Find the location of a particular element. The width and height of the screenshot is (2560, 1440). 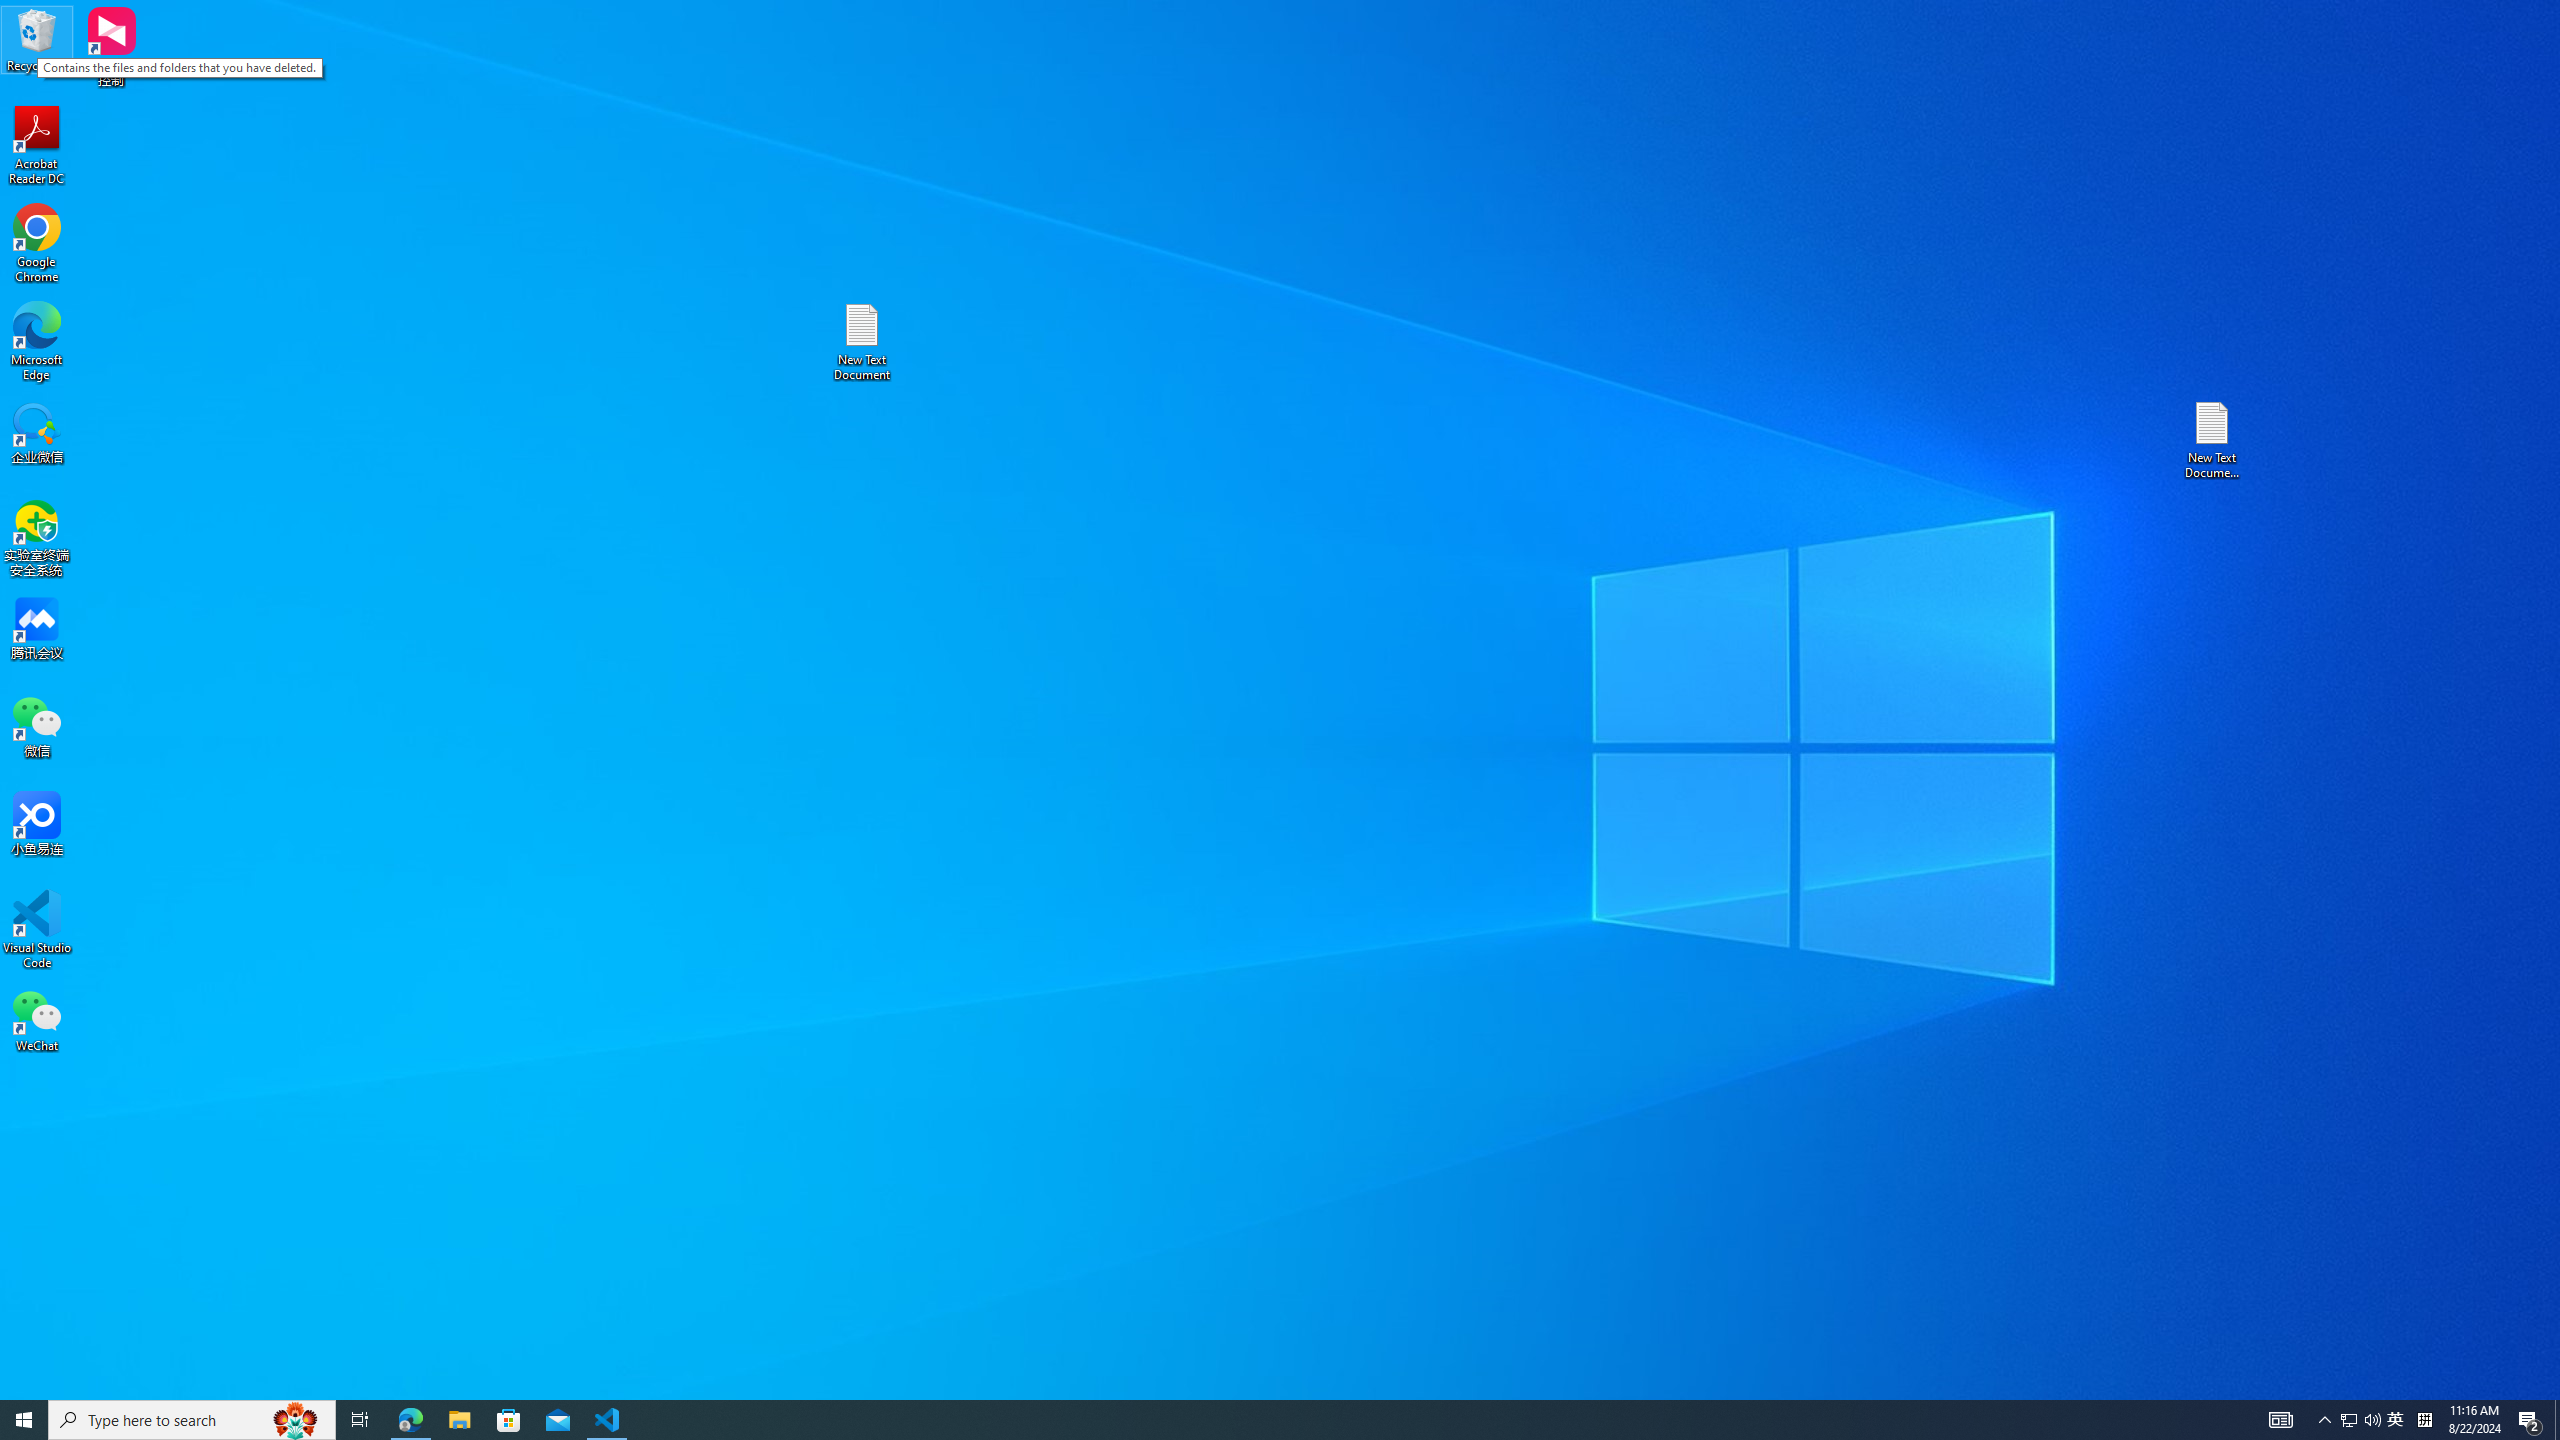

'User Promoted Notification Area' is located at coordinates (2360, 1418).